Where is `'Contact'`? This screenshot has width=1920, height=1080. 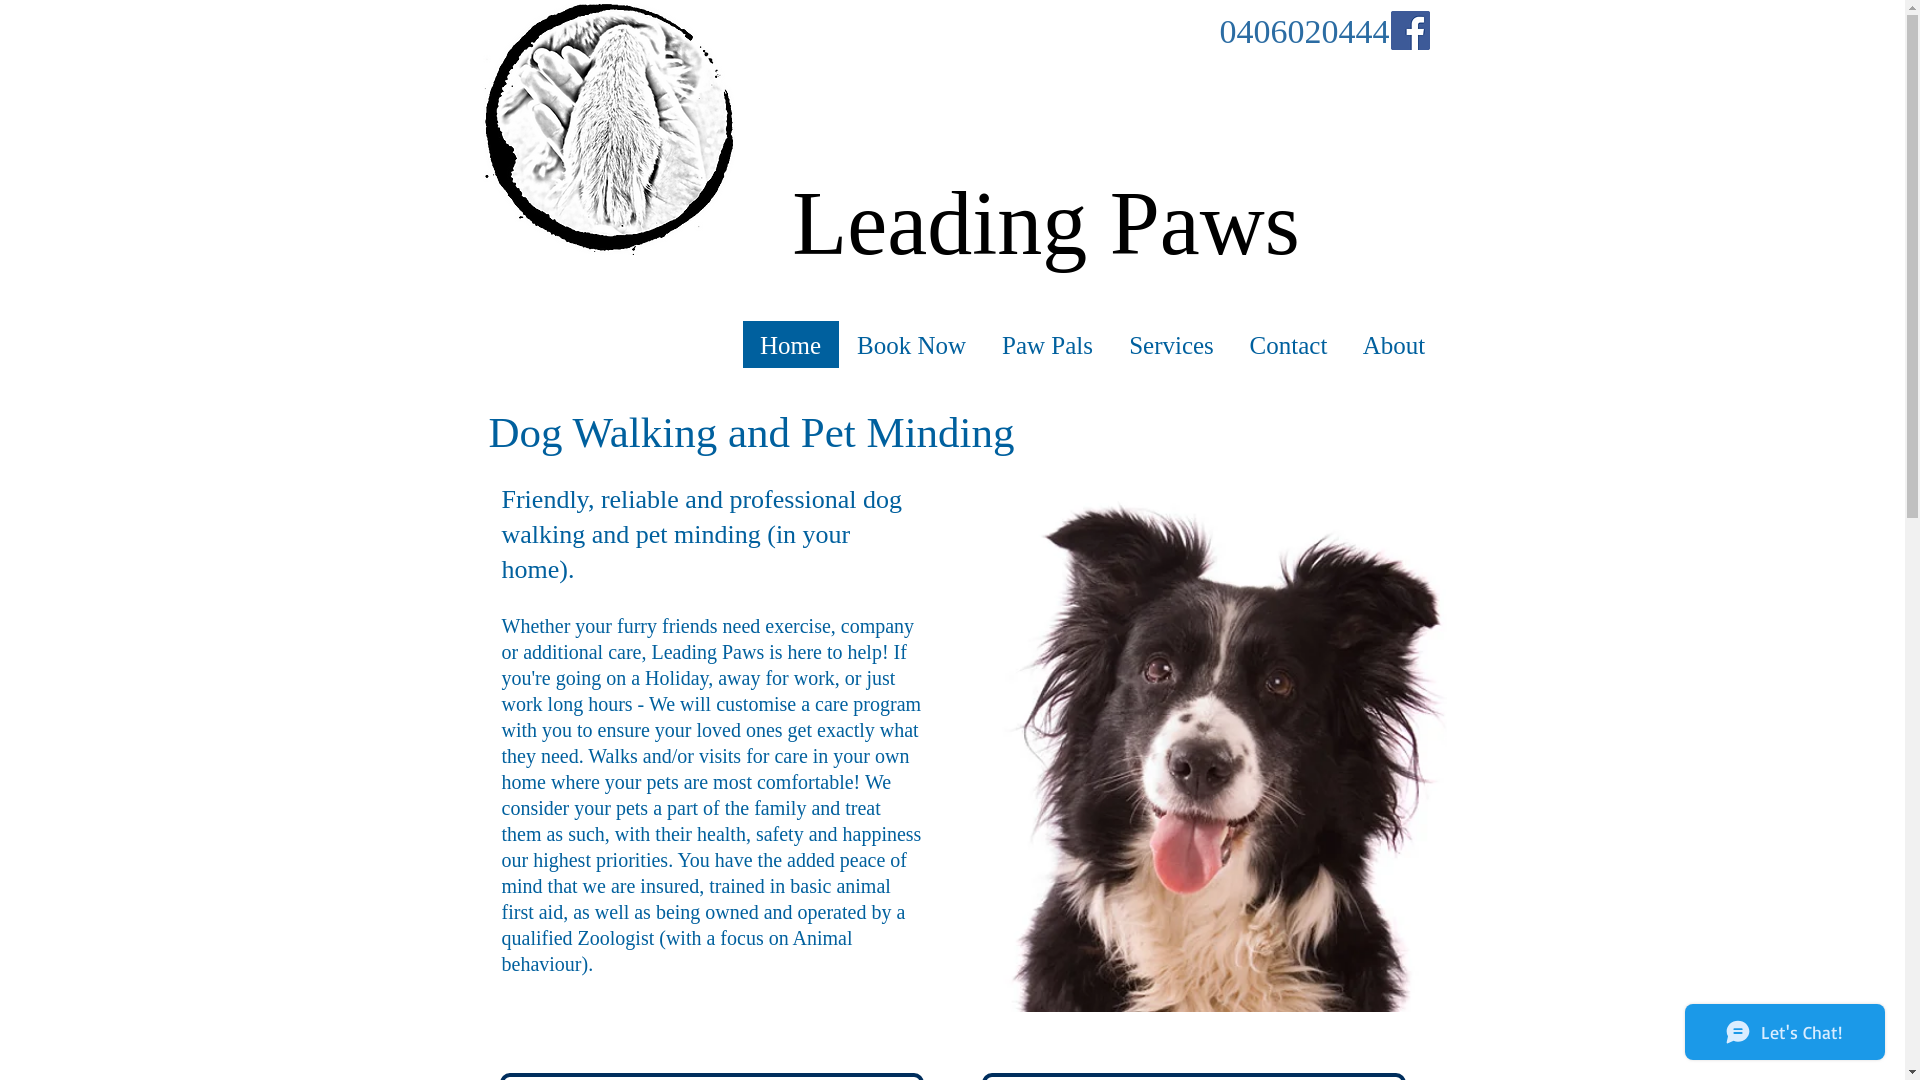 'Contact' is located at coordinates (1231, 344).